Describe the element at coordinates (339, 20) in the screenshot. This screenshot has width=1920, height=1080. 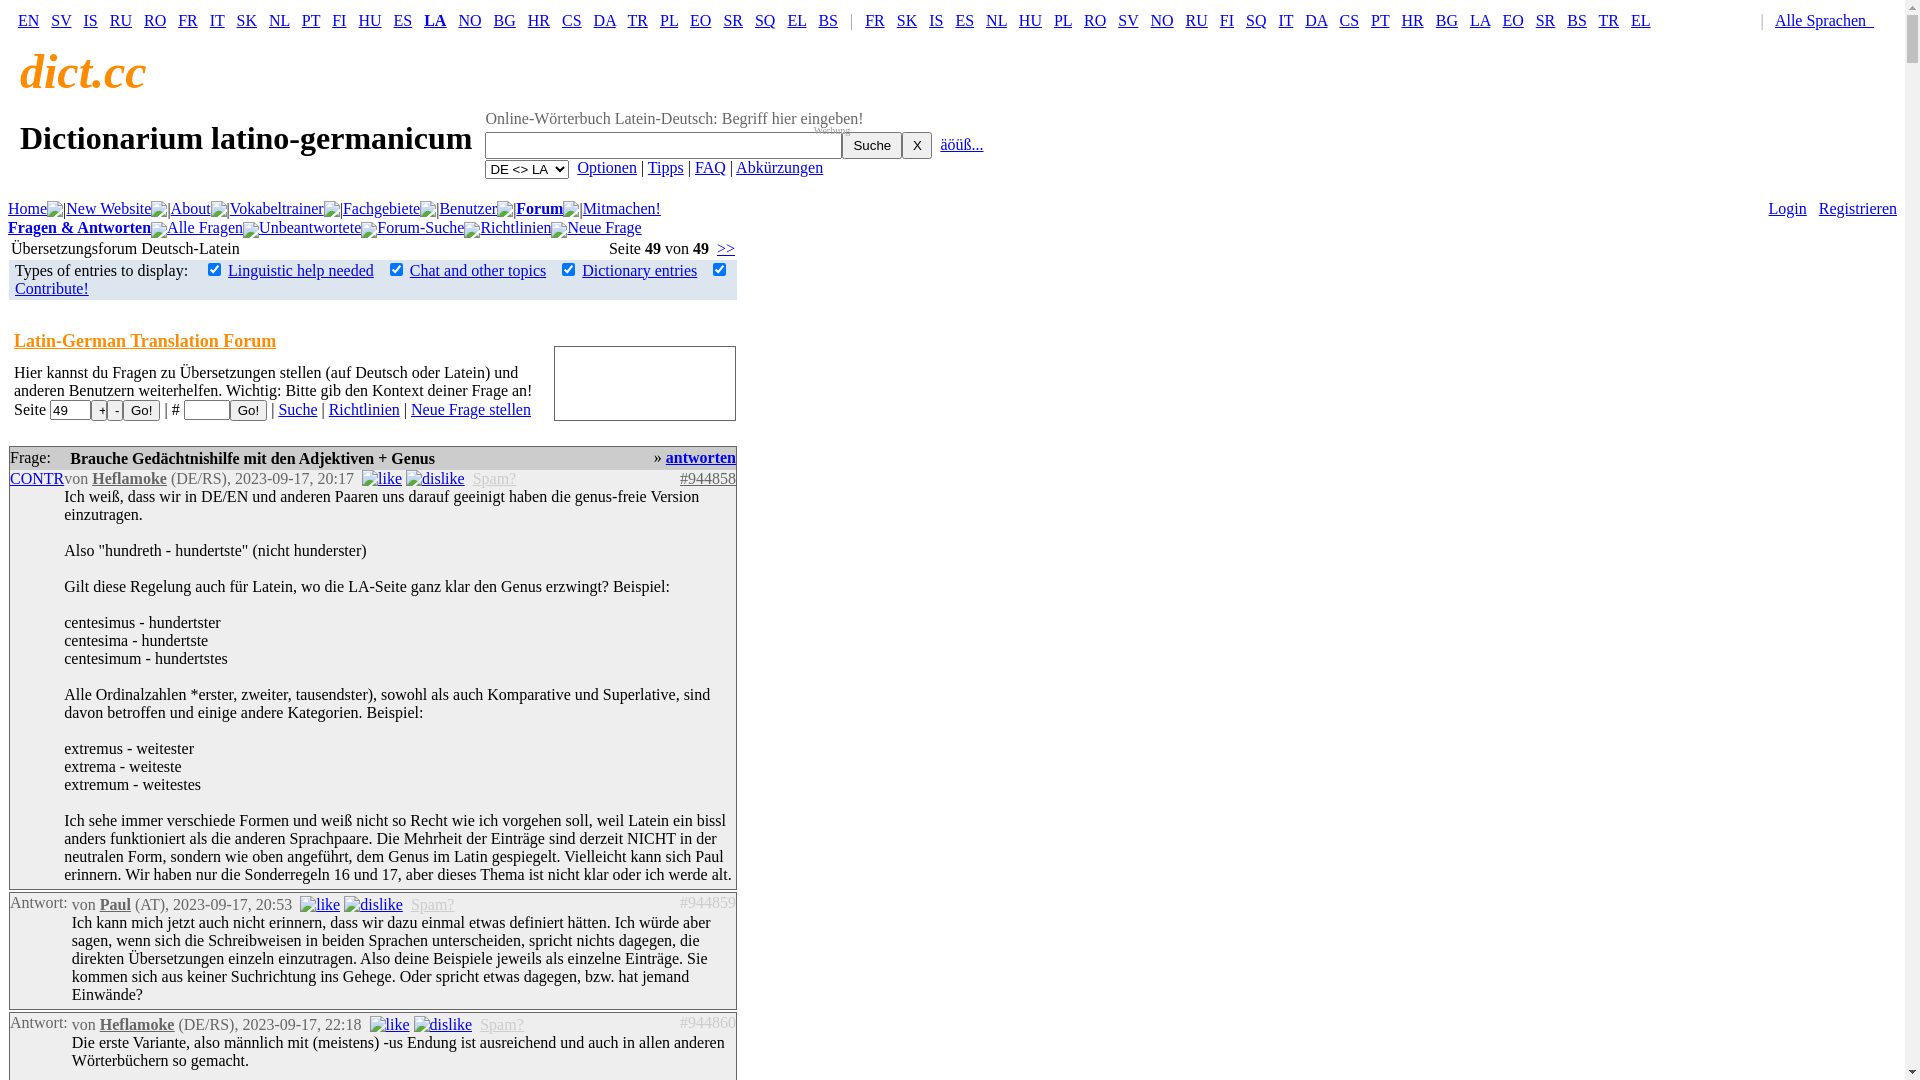
I see `'FI'` at that location.